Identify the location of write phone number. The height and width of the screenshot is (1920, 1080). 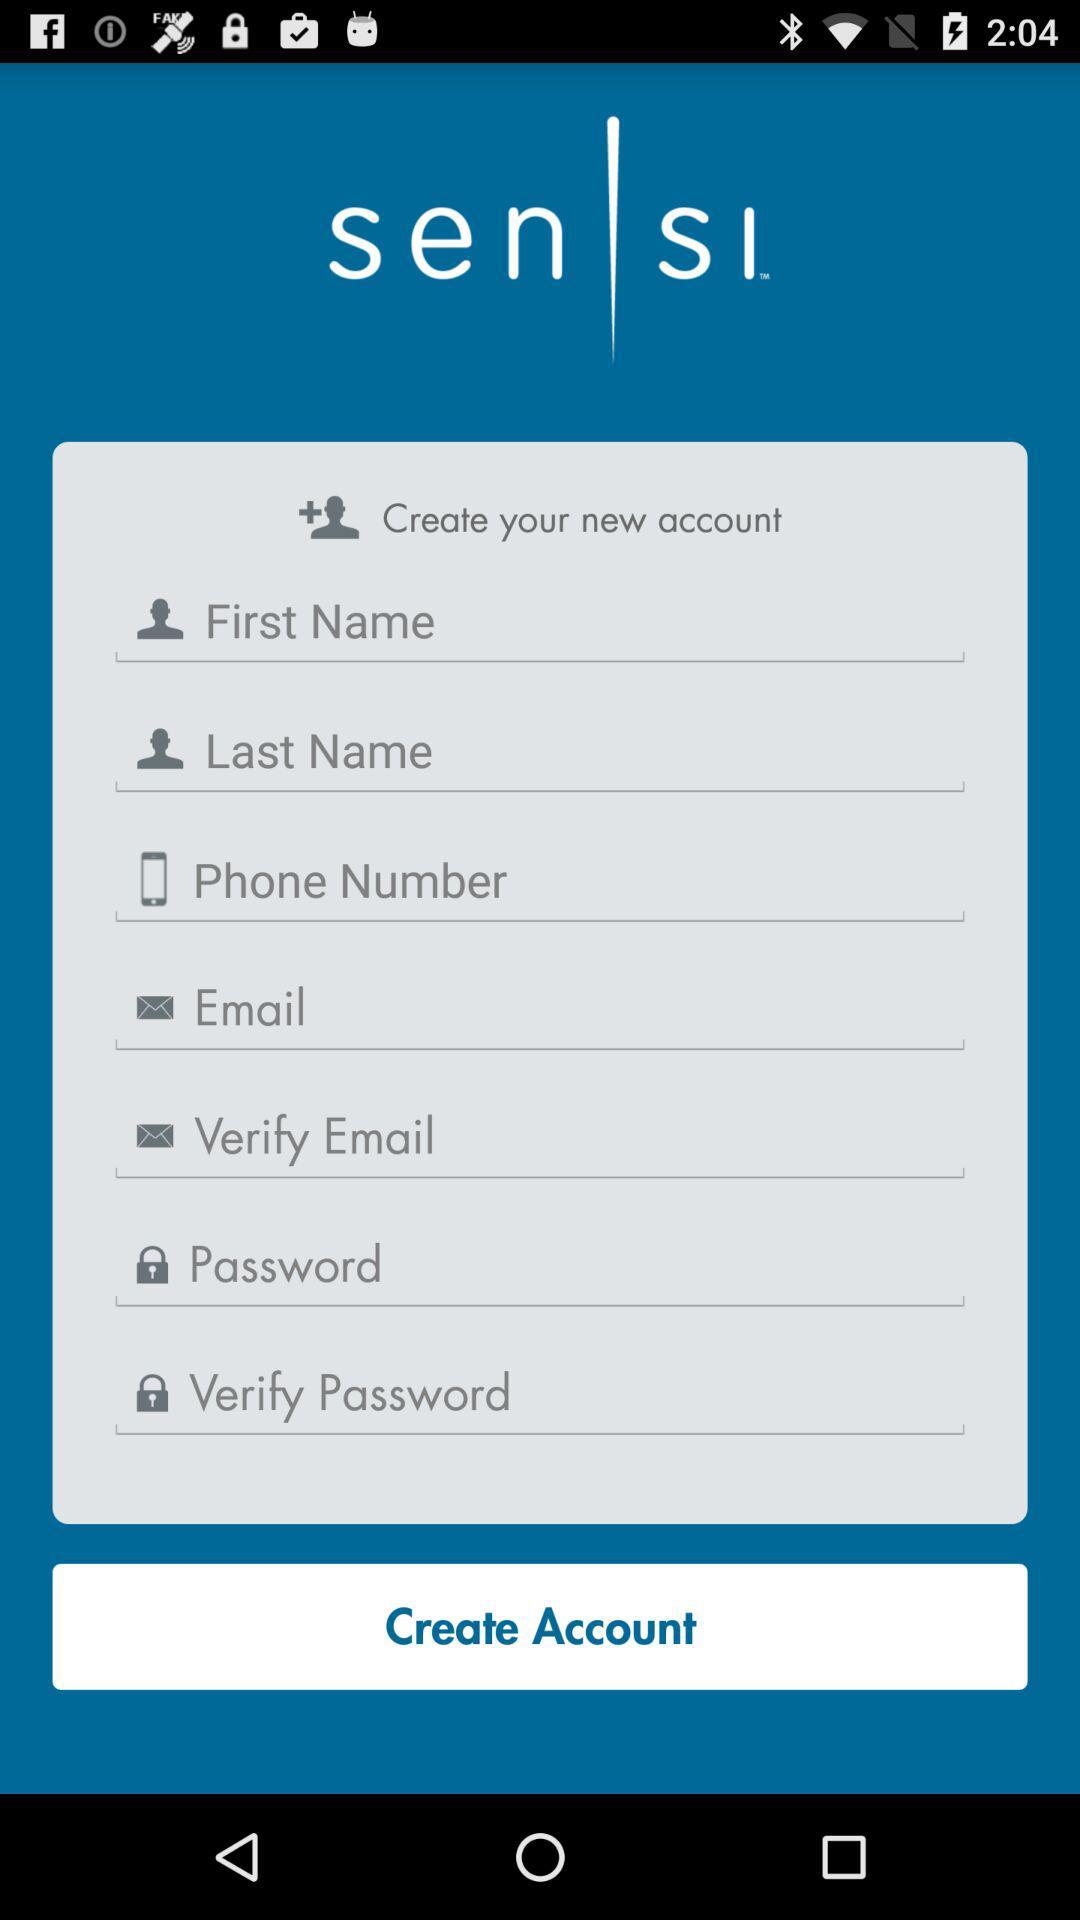
(540, 880).